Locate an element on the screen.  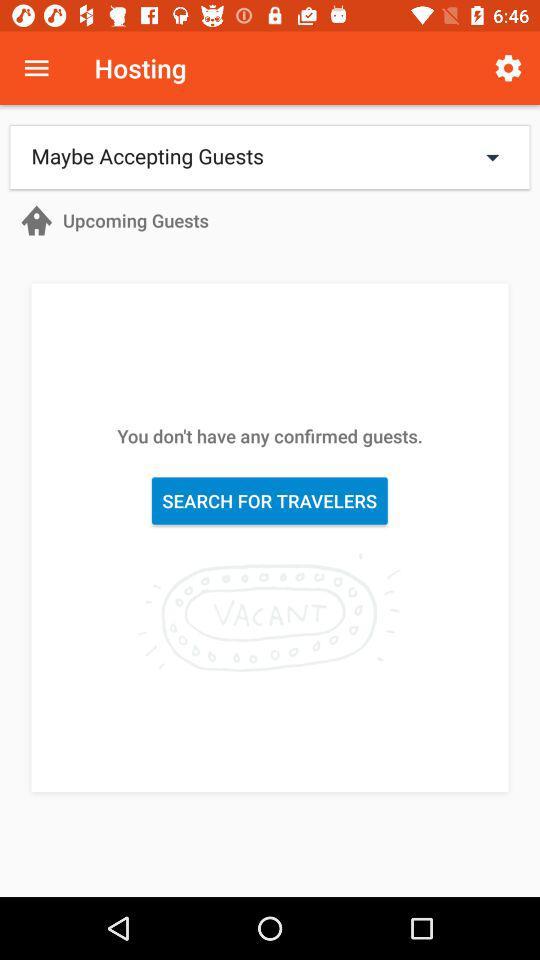
see options is located at coordinates (36, 68).